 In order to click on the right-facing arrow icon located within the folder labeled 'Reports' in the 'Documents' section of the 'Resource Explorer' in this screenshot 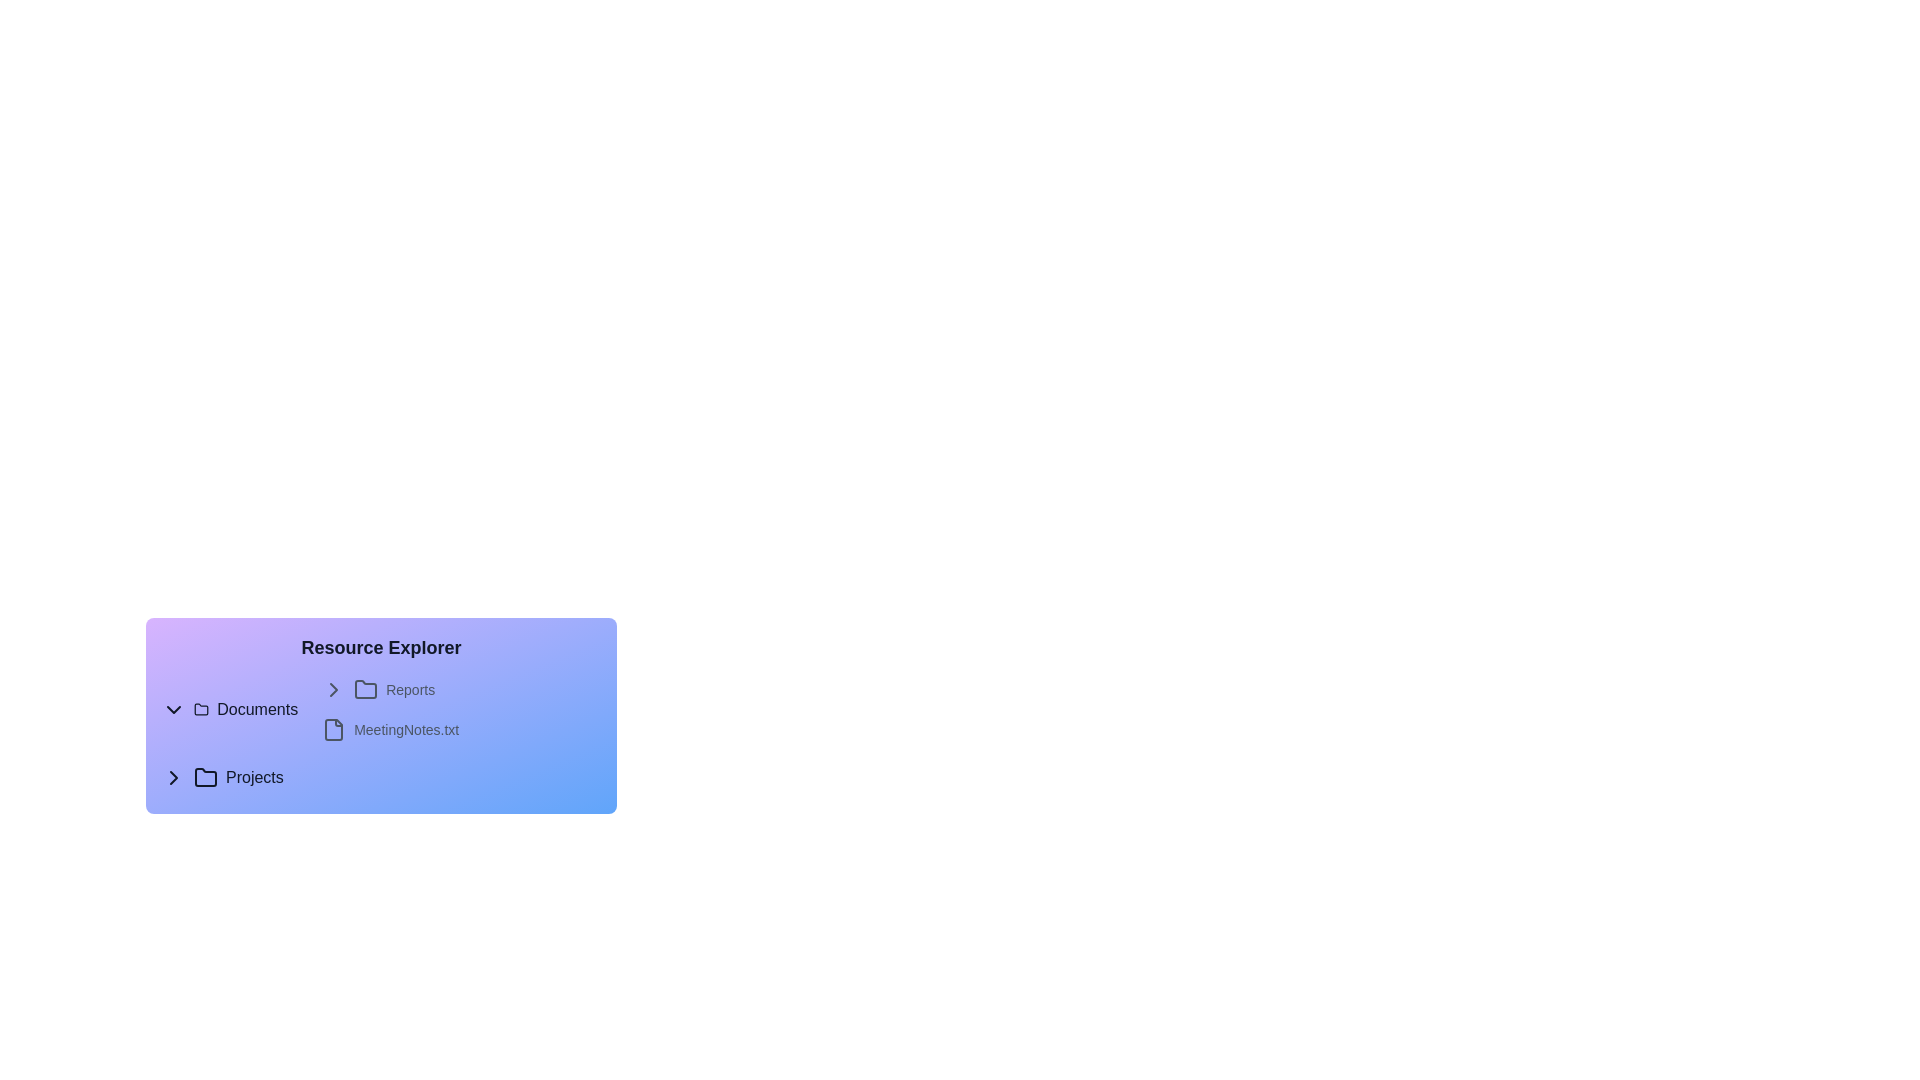, I will do `click(334, 689)`.